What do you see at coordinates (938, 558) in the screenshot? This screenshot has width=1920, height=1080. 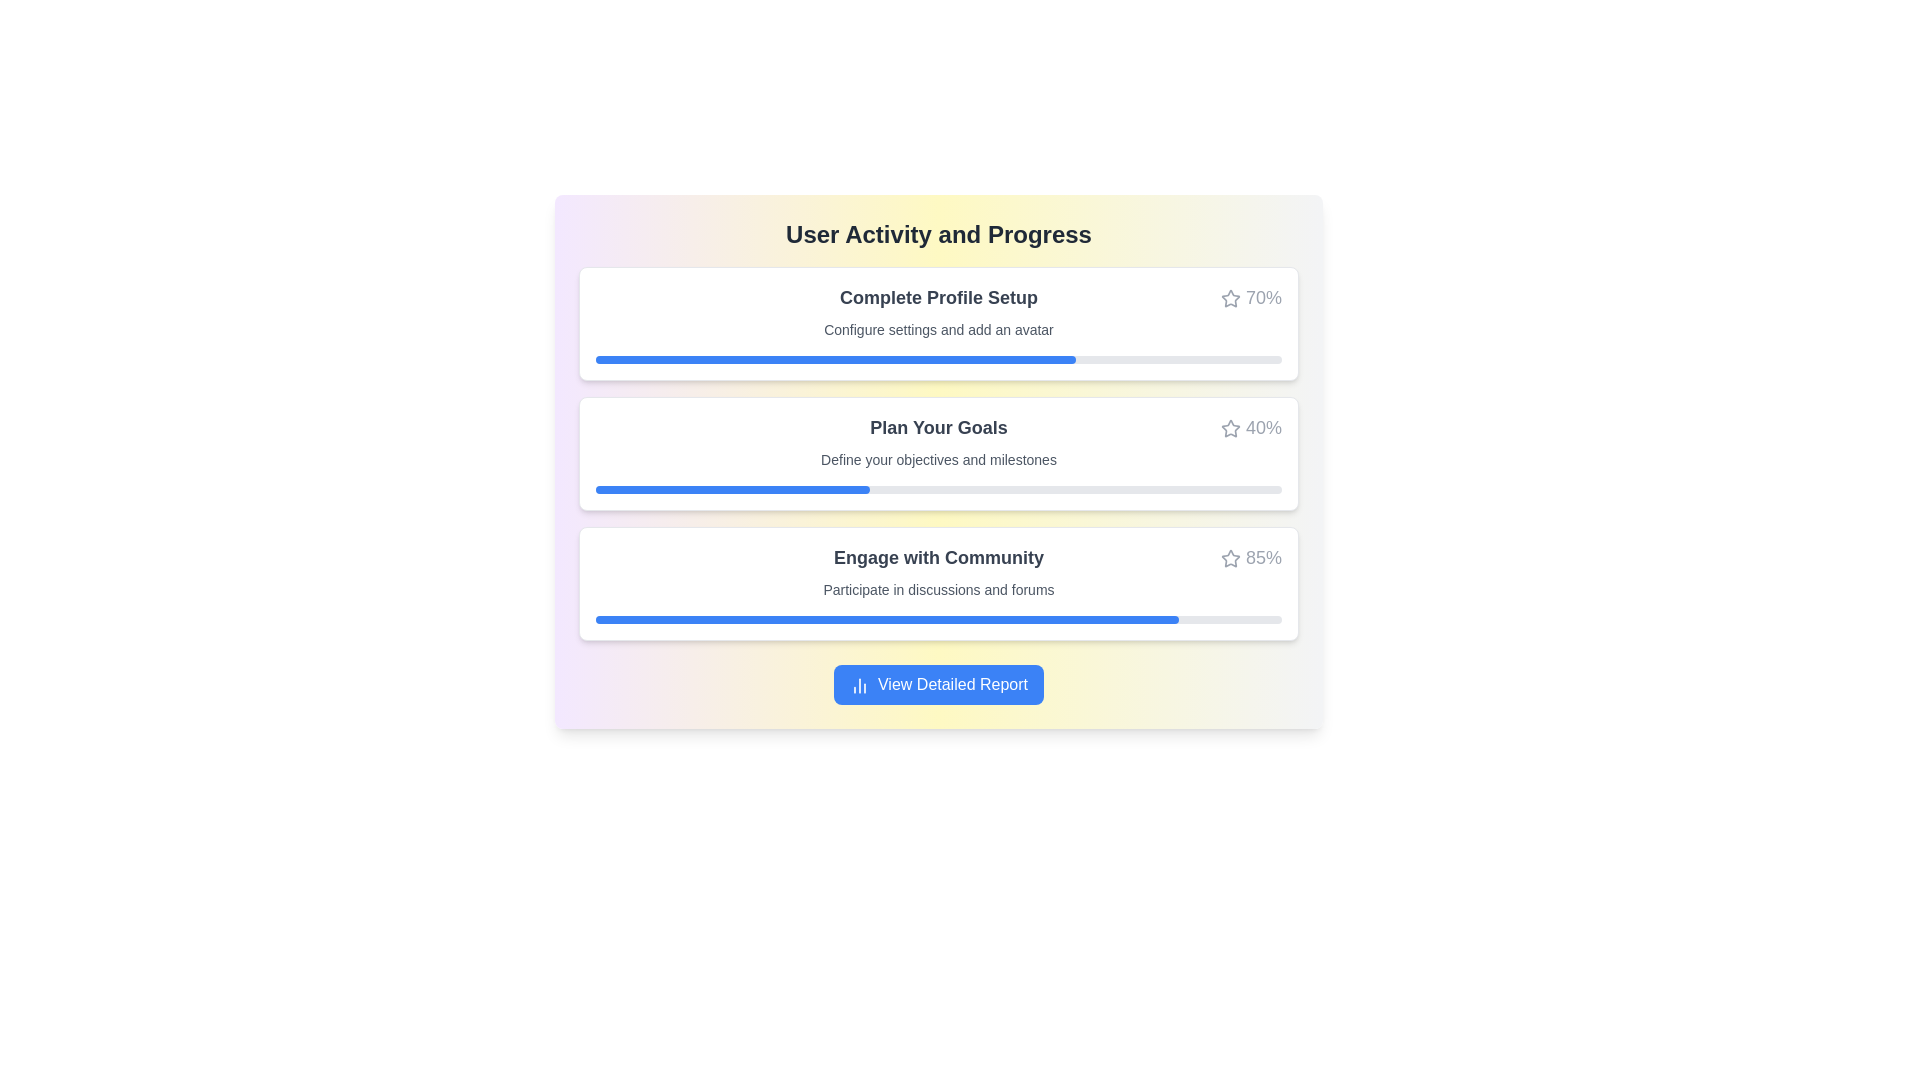 I see `text heading 'Engage with Community' displayed prominently in a large, bold font within the third white card from the top` at bounding box center [938, 558].